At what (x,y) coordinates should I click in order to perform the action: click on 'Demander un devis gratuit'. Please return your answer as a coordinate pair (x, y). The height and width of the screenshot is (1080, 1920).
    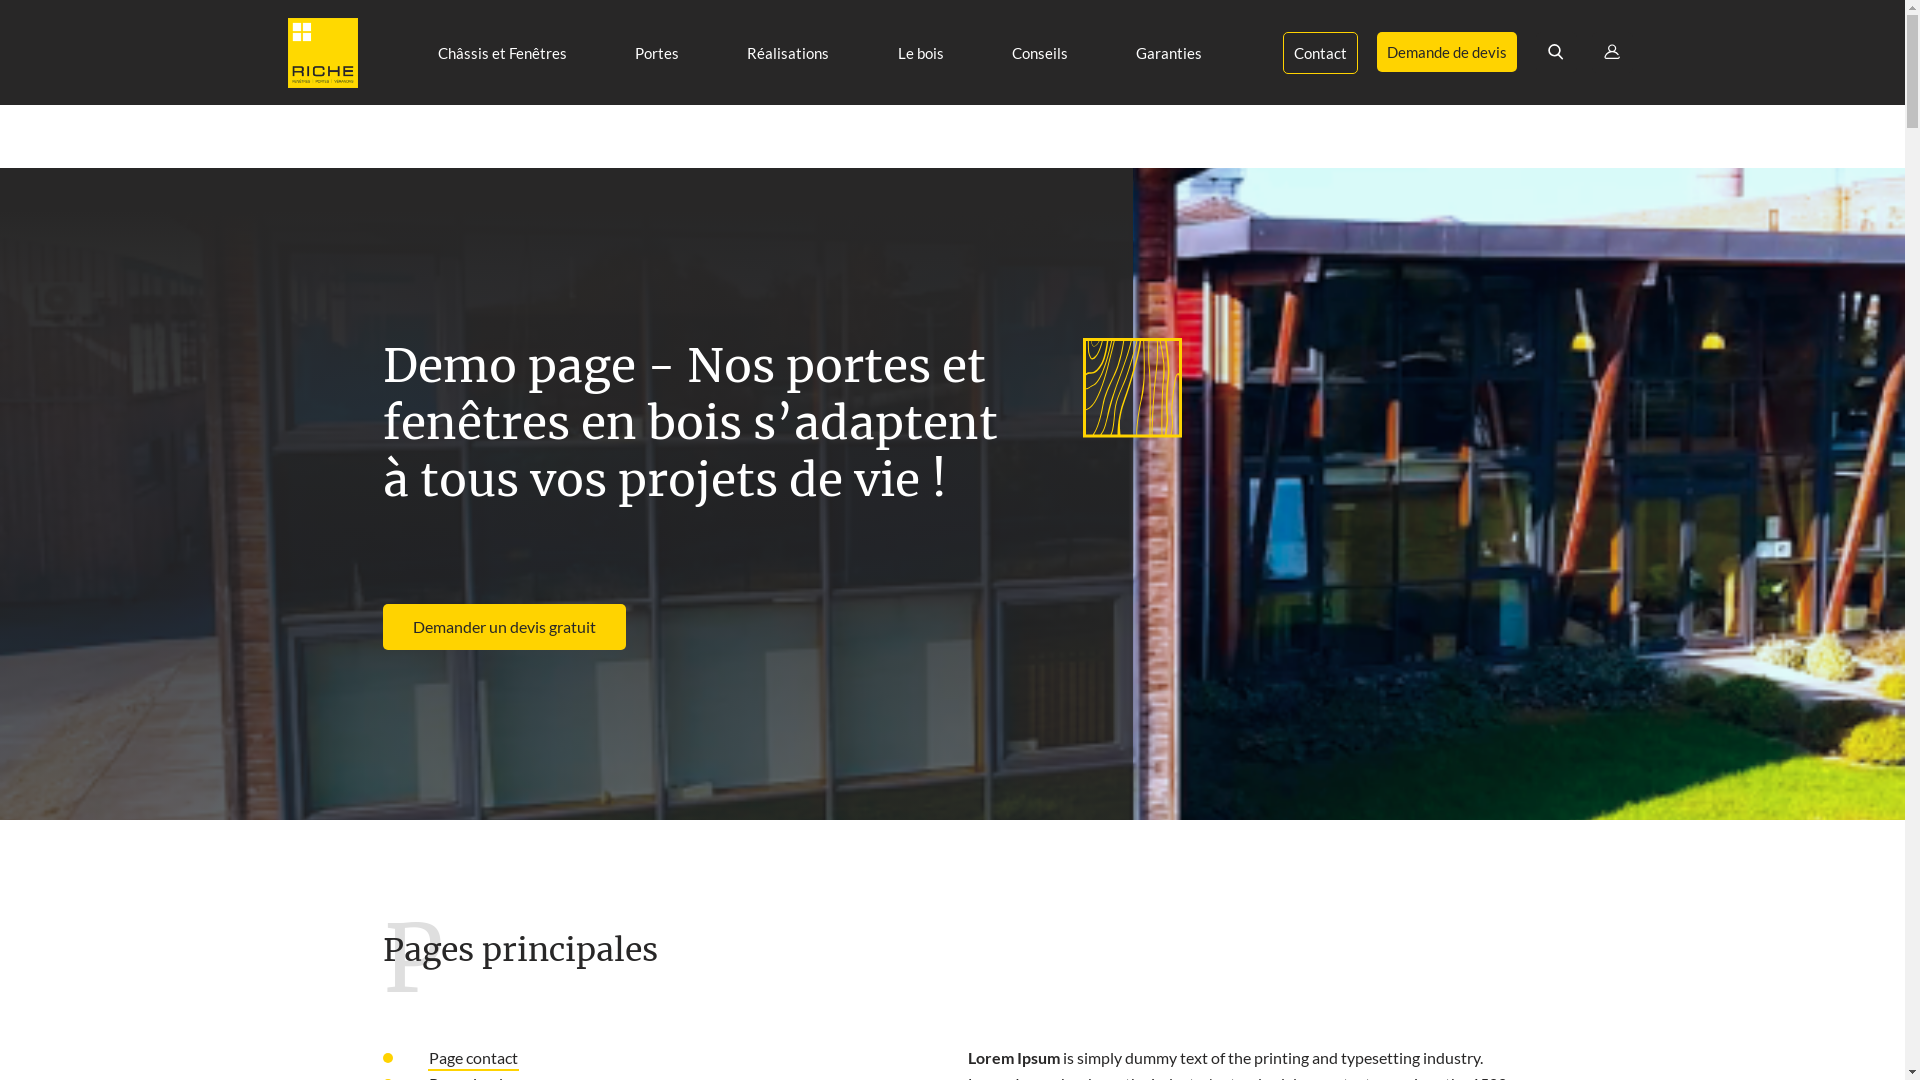
    Looking at the image, I should click on (503, 626).